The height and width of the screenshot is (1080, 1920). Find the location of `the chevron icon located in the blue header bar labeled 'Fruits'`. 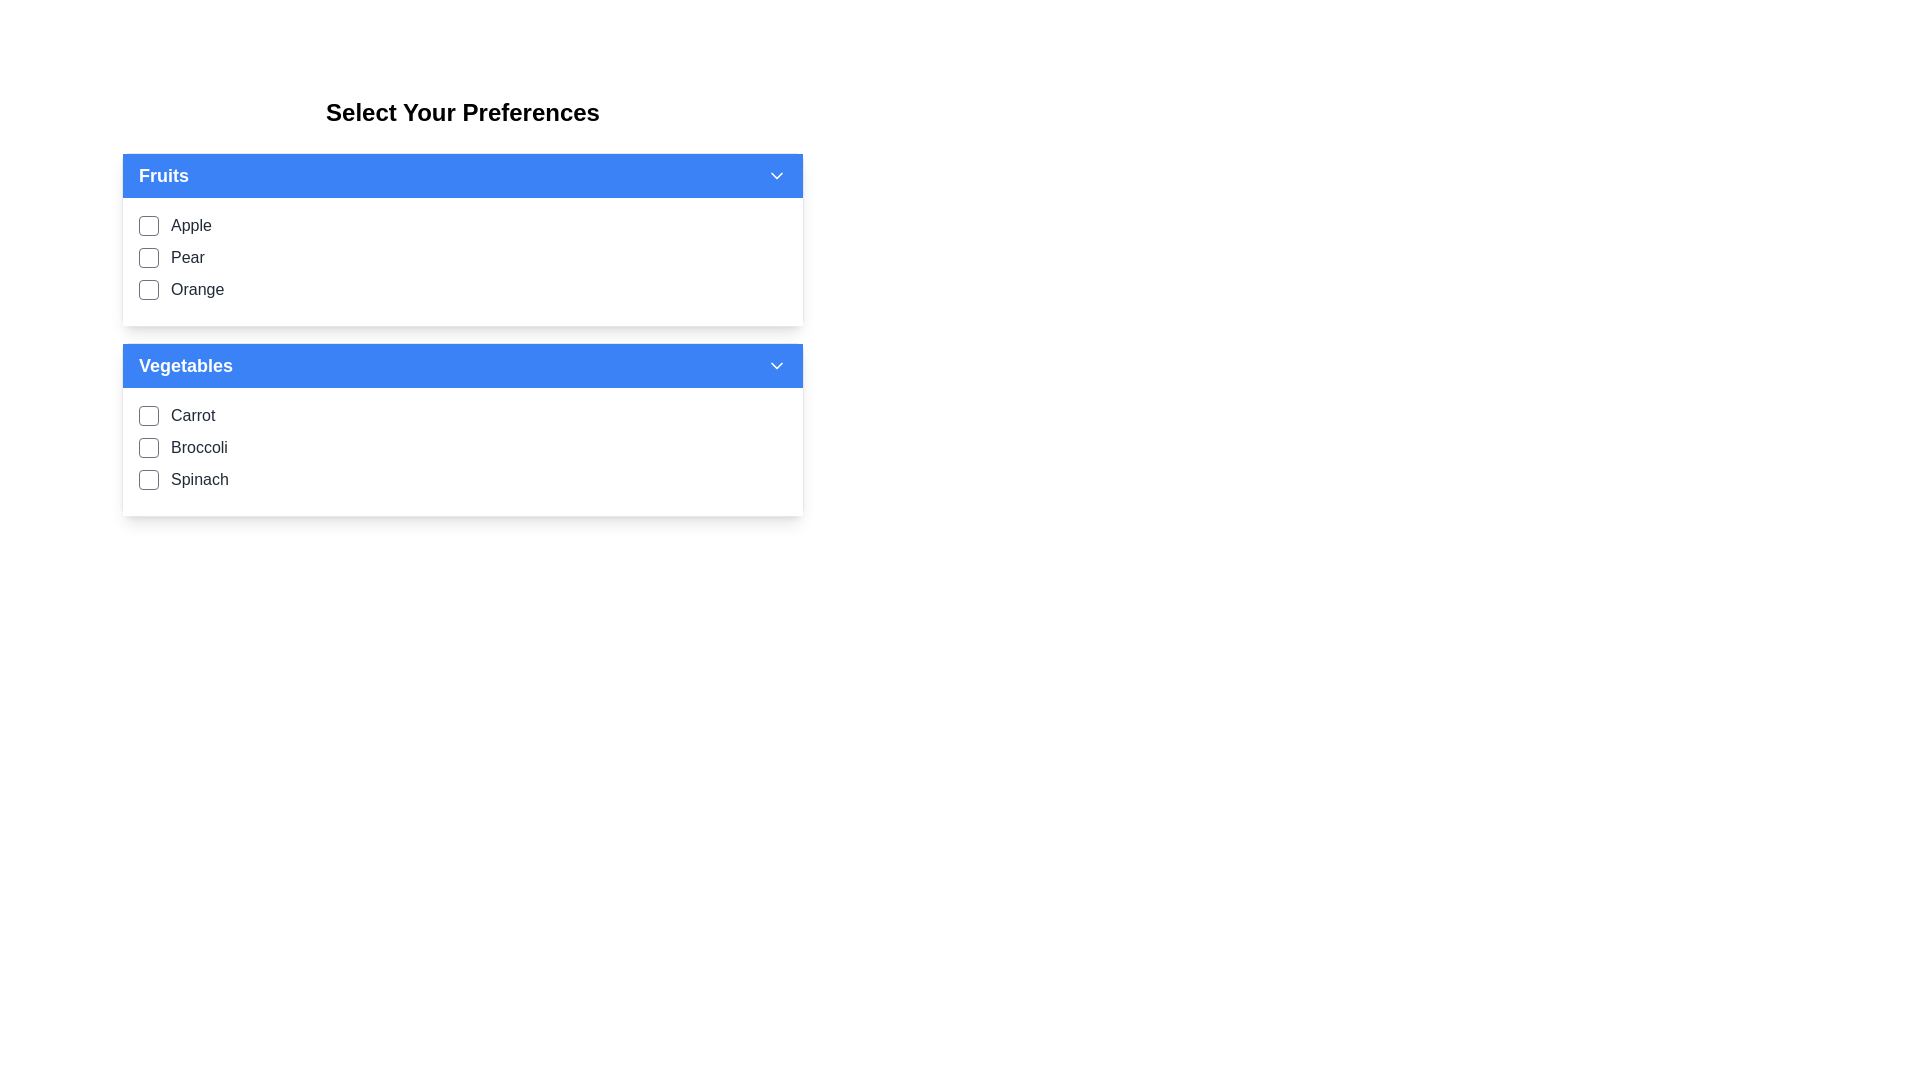

the chevron icon located in the blue header bar labeled 'Fruits' is located at coordinates (776, 175).